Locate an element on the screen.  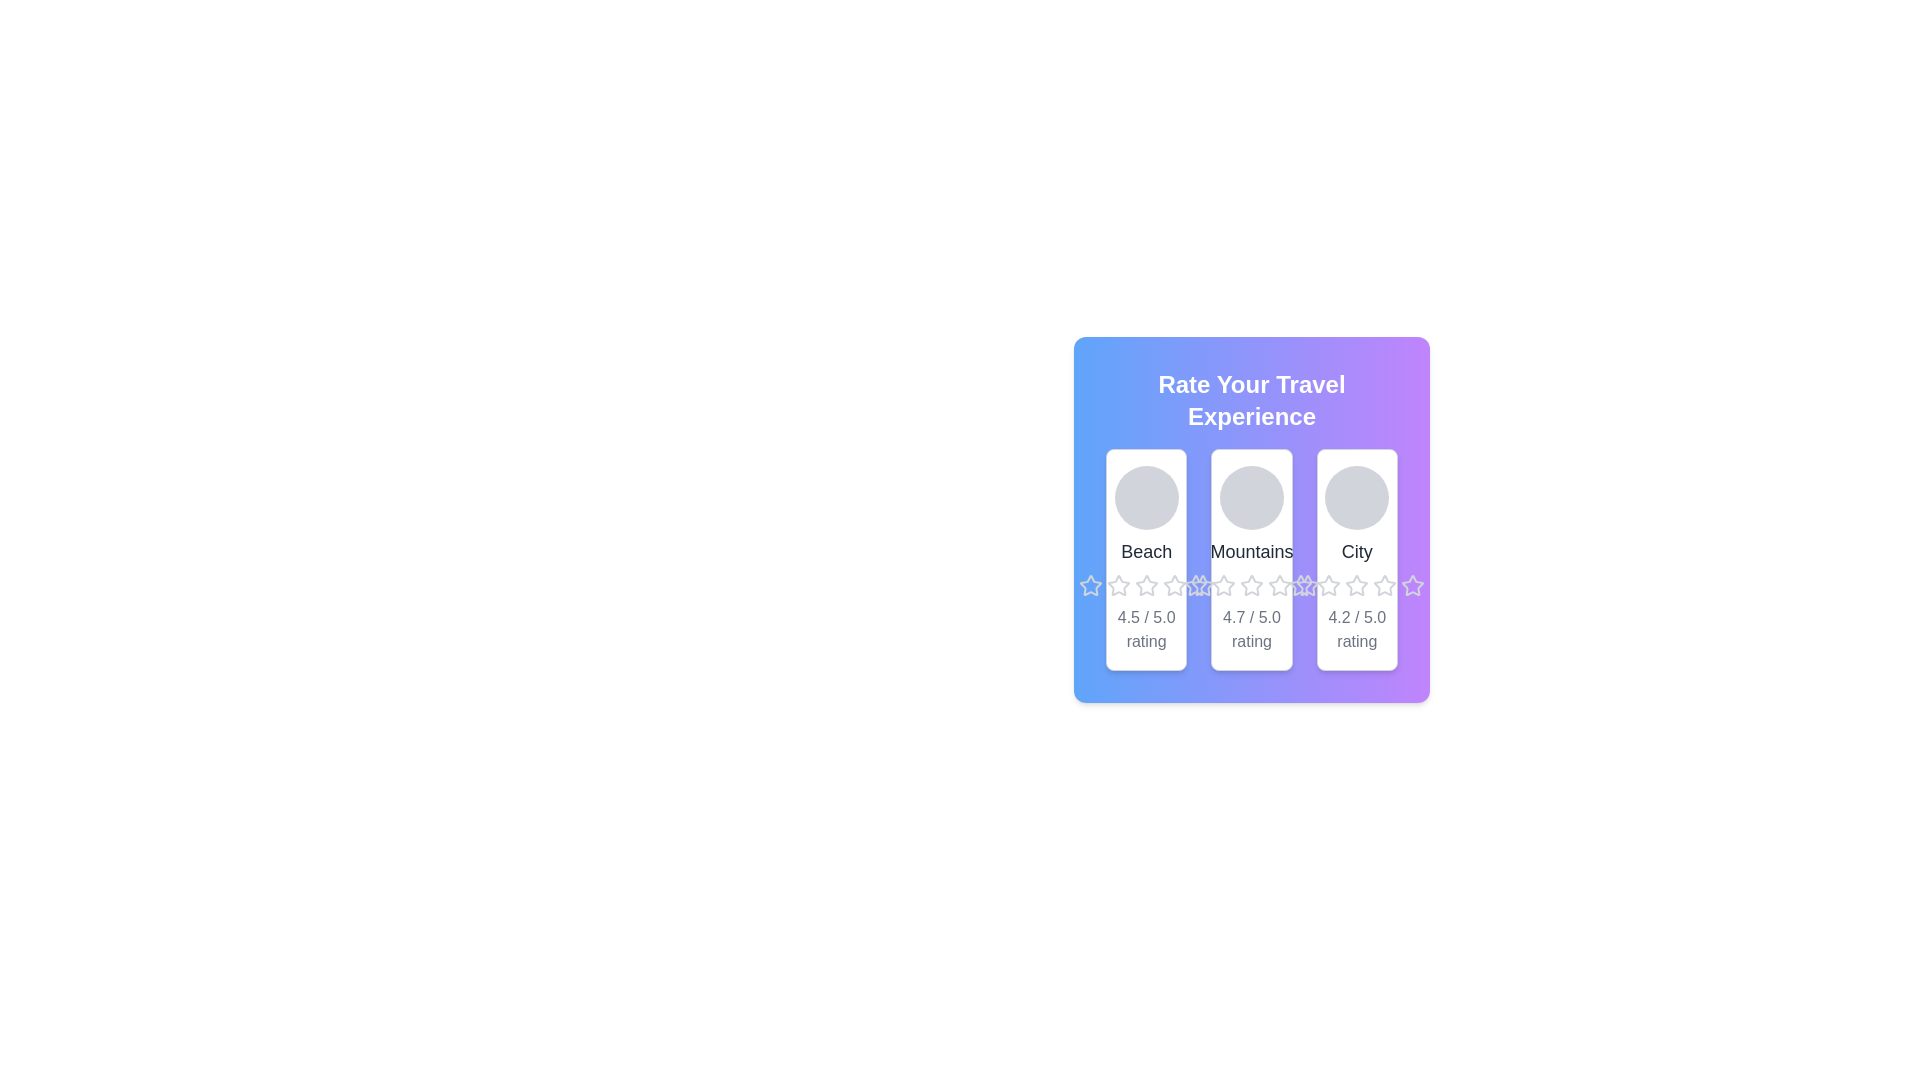
the rating component consisting of five clickable star icons located below the text 'Mountains' in the second card from the left is located at coordinates (1251, 585).